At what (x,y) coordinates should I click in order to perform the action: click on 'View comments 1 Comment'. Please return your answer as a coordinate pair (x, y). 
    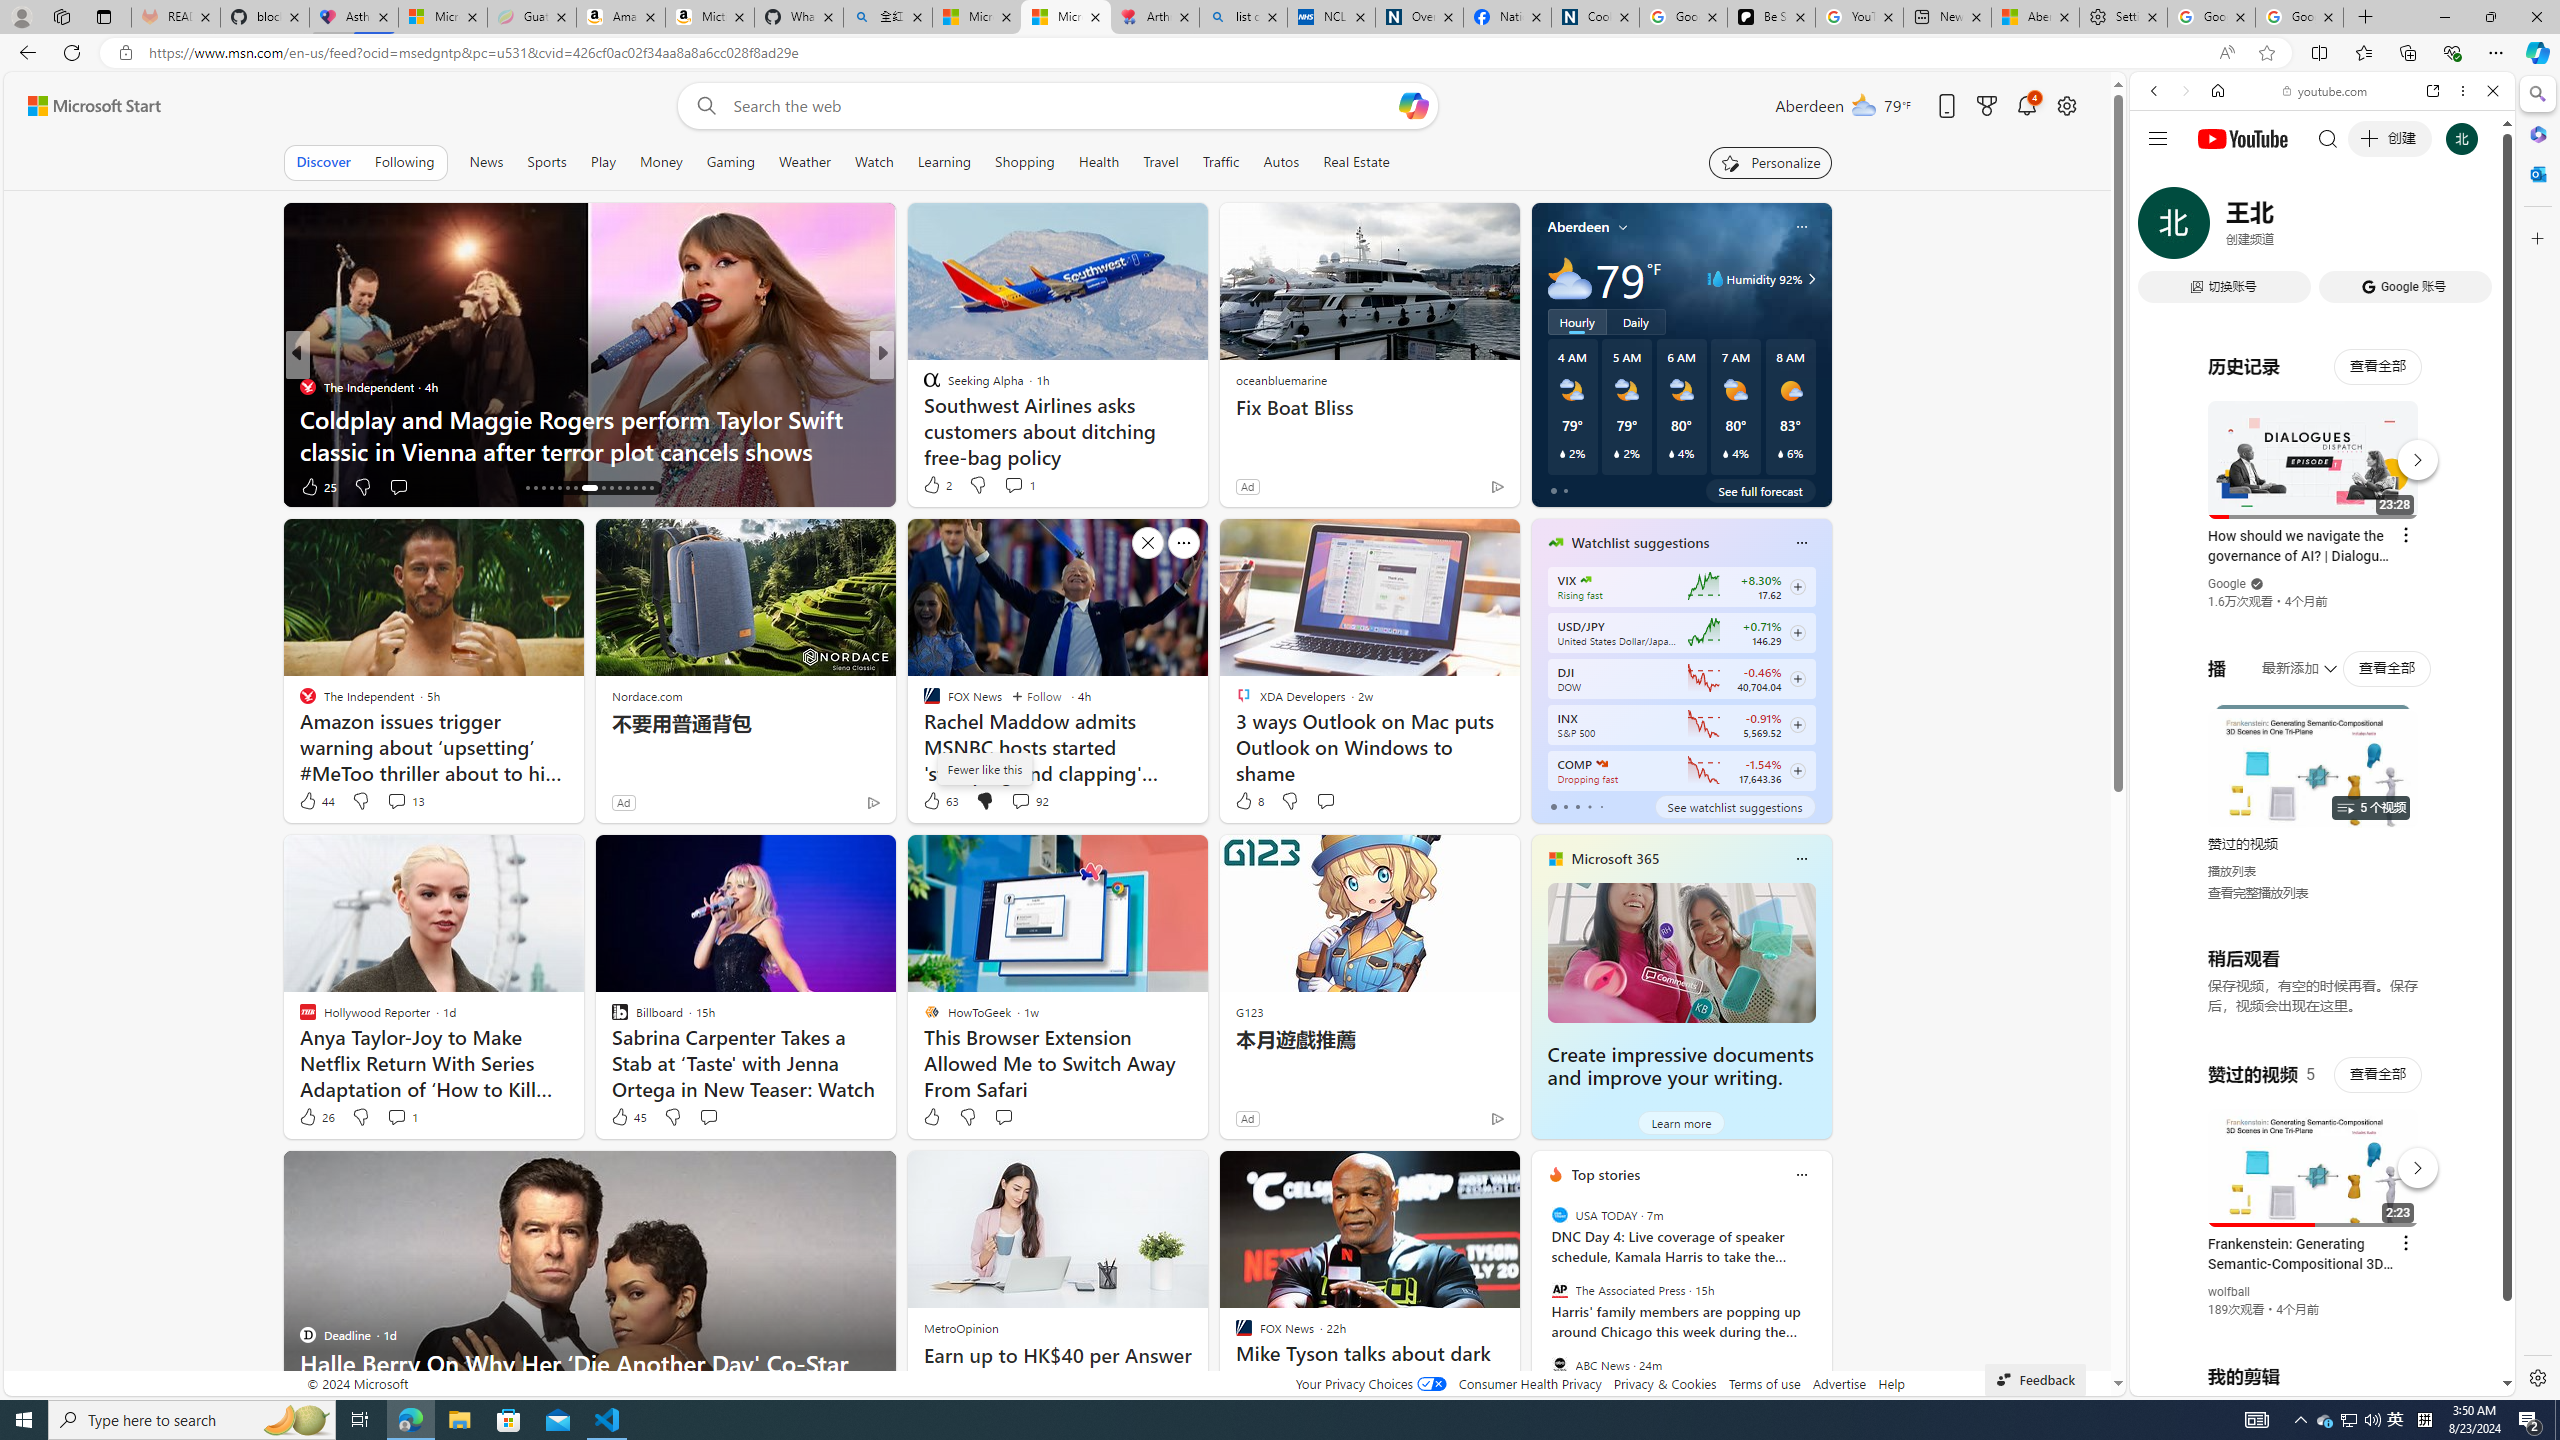
    Looking at the image, I should click on (400, 1115).